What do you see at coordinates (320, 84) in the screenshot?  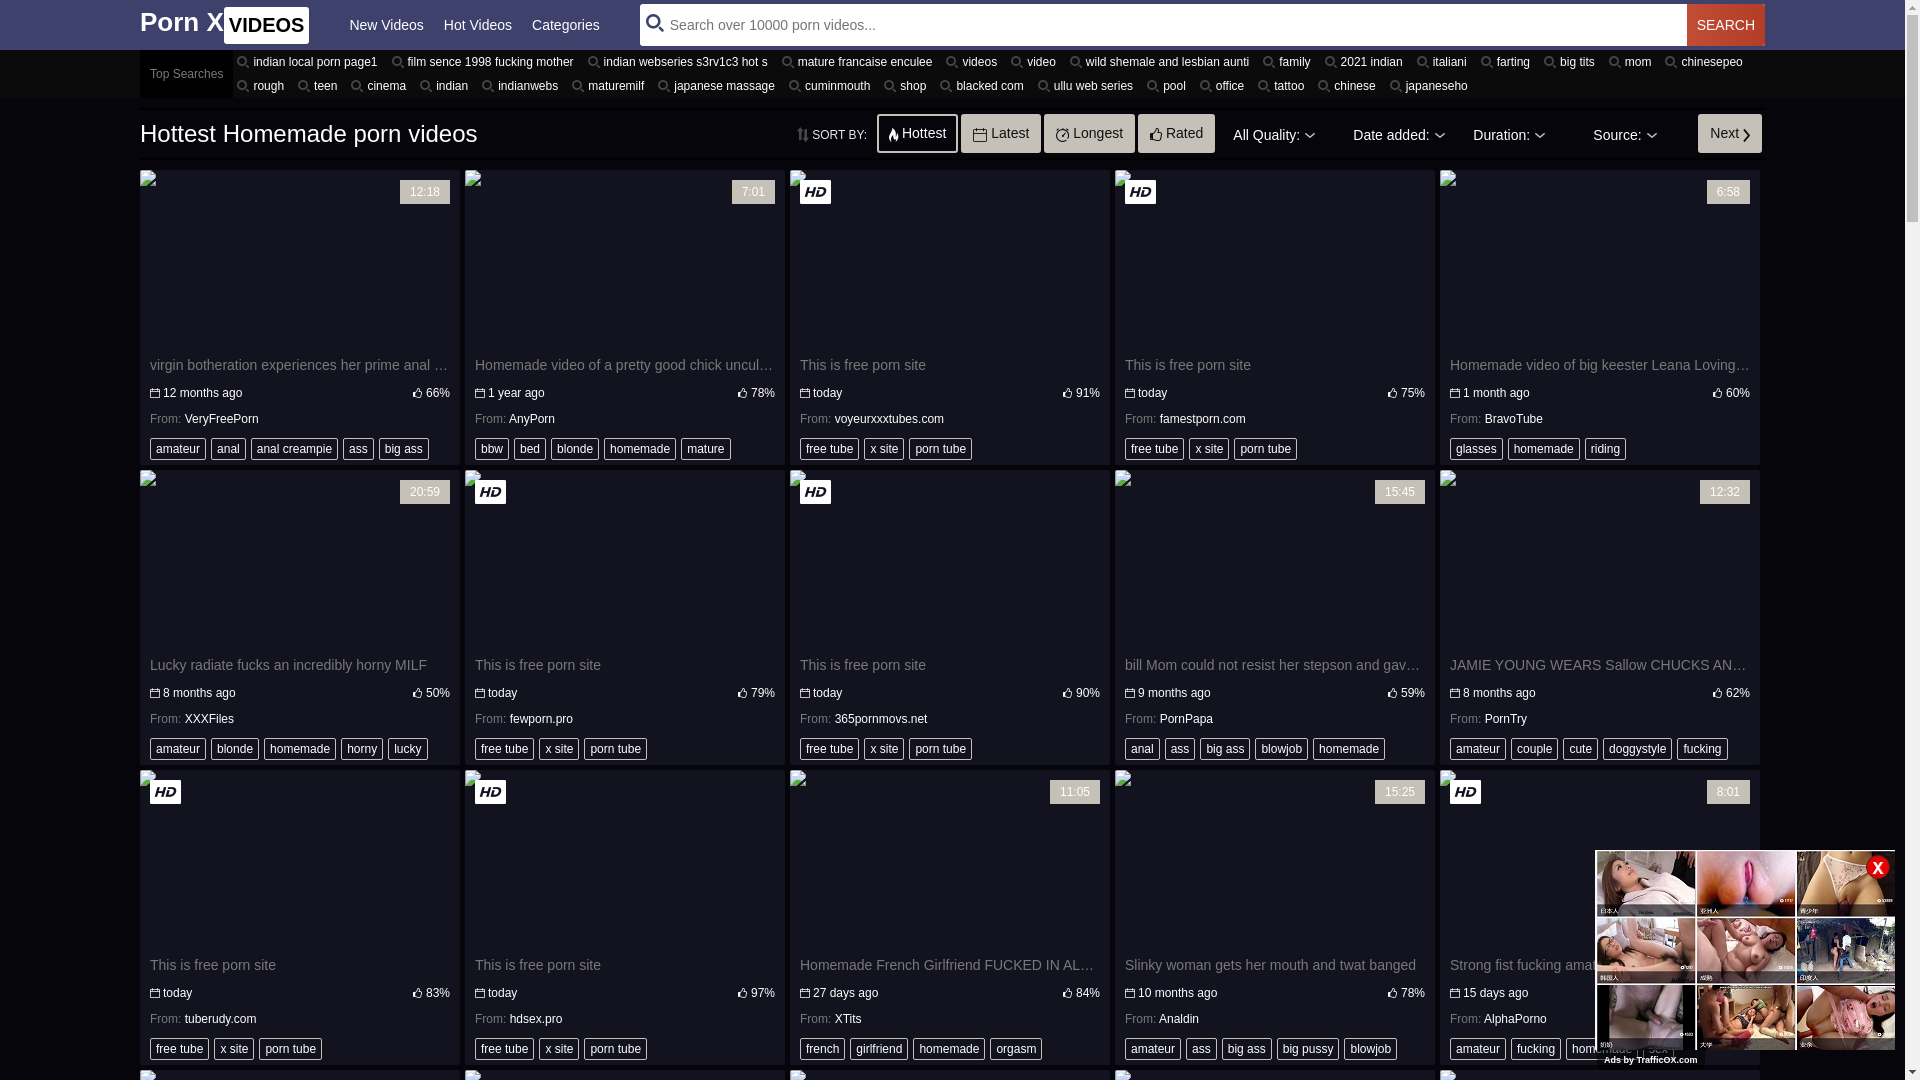 I see `'teen'` at bounding box center [320, 84].